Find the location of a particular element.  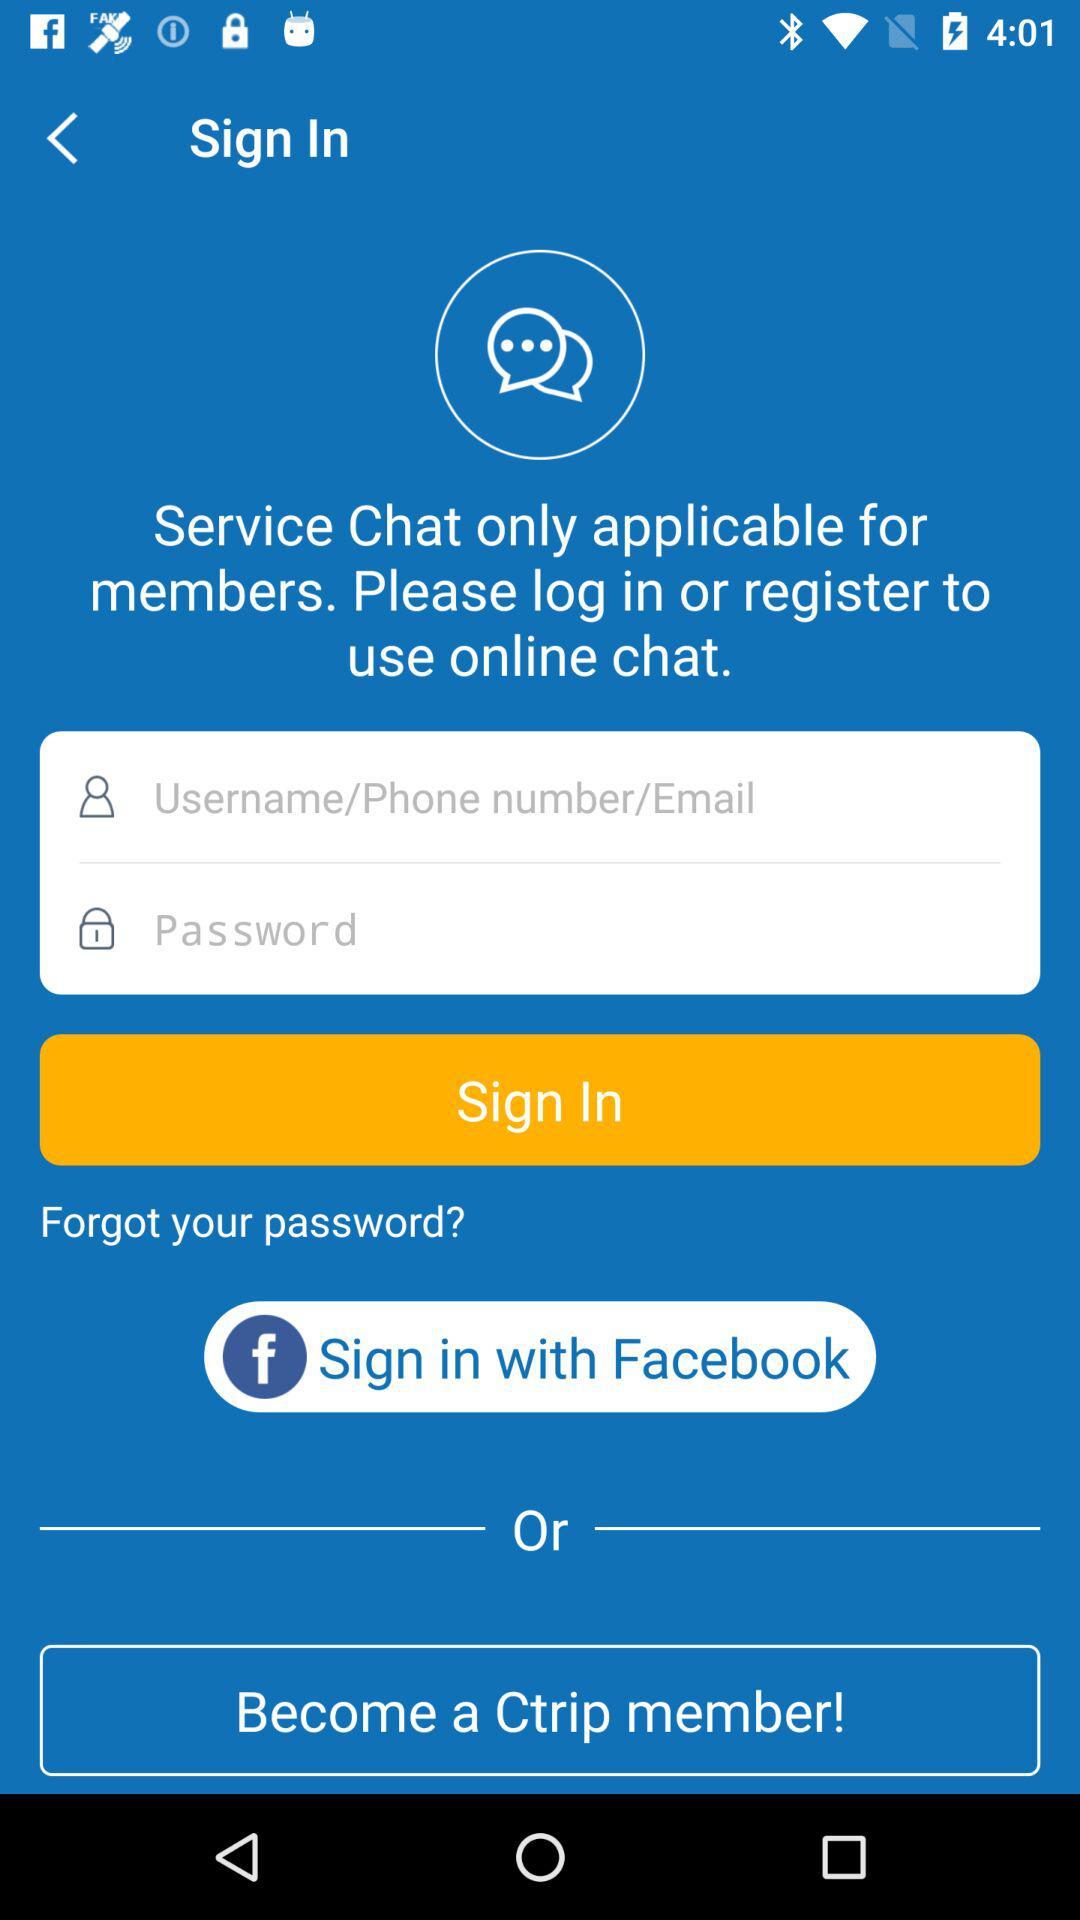

the icon above the service chat only is located at coordinates (72, 135).